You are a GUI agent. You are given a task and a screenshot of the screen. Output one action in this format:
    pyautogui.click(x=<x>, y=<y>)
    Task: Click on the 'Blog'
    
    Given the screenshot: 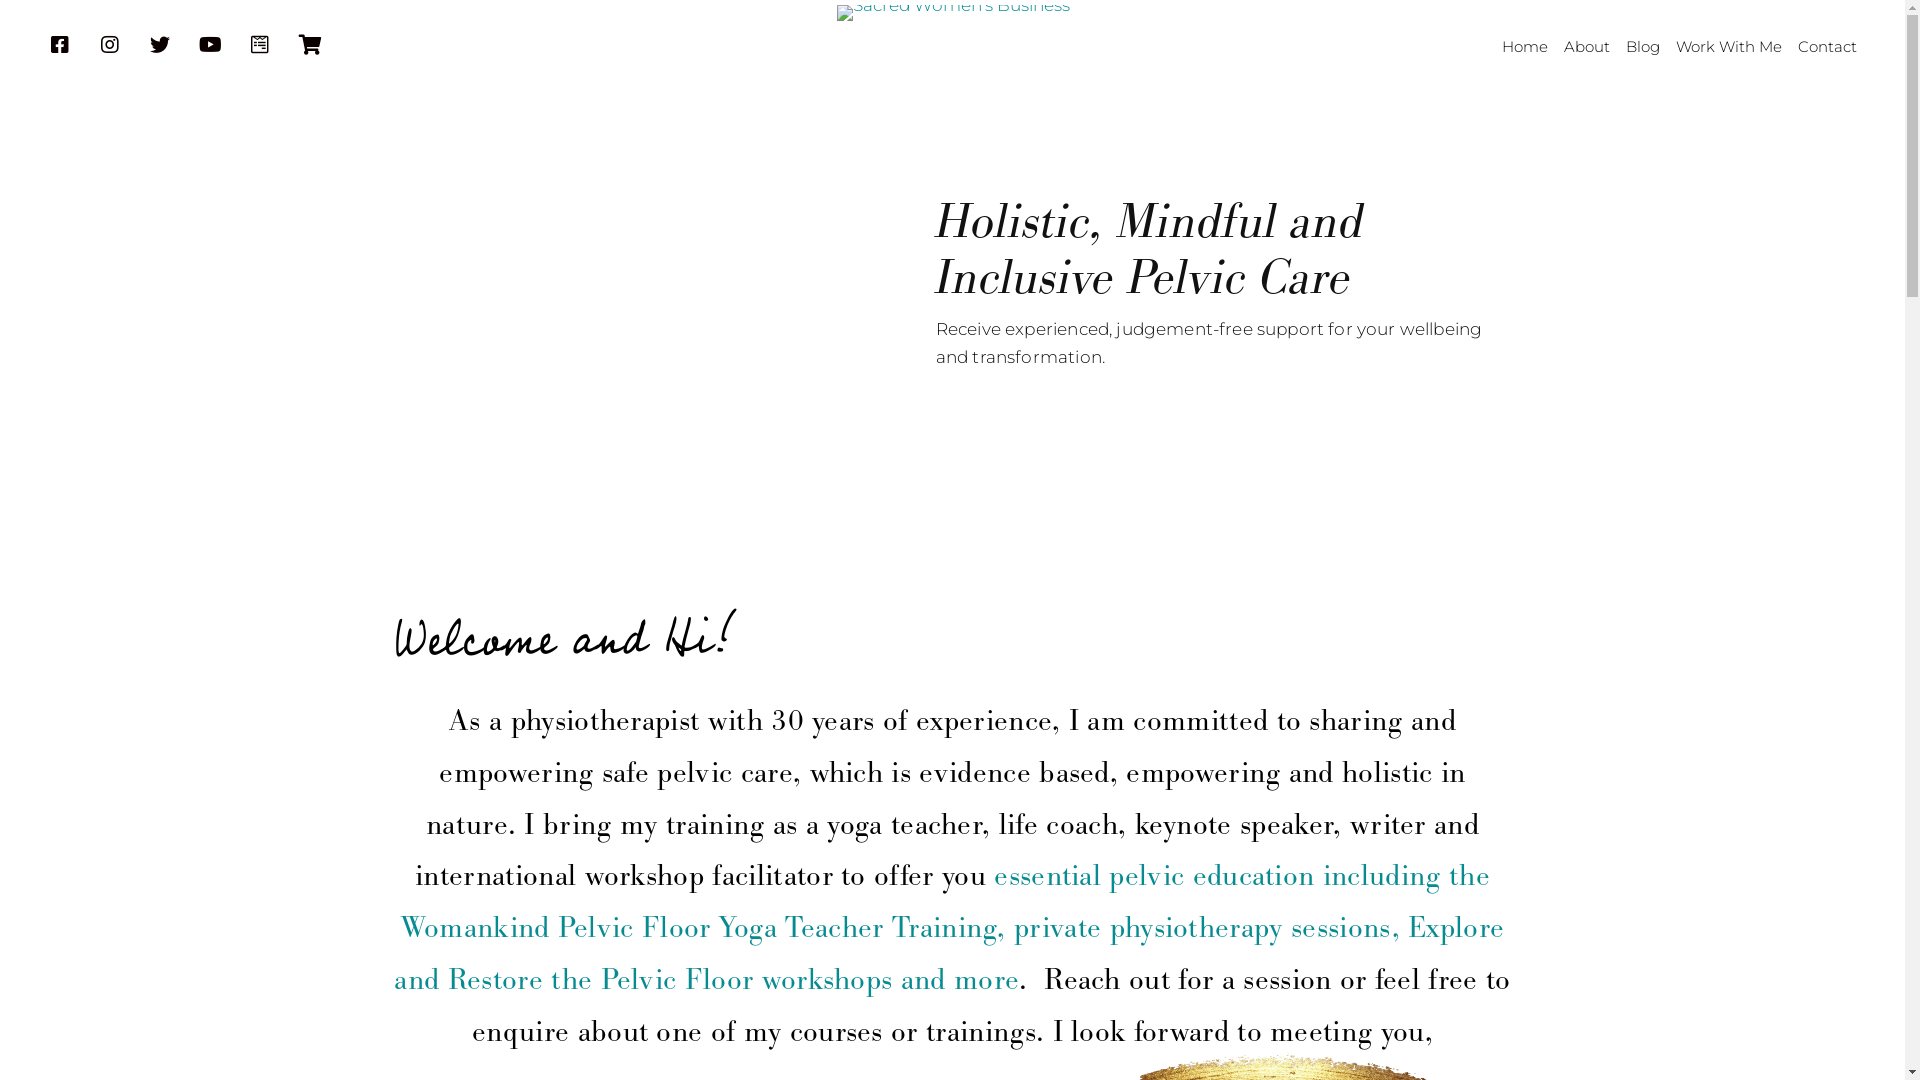 What is the action you would take?
    pyautogui.click(x=1642, y=46)
    